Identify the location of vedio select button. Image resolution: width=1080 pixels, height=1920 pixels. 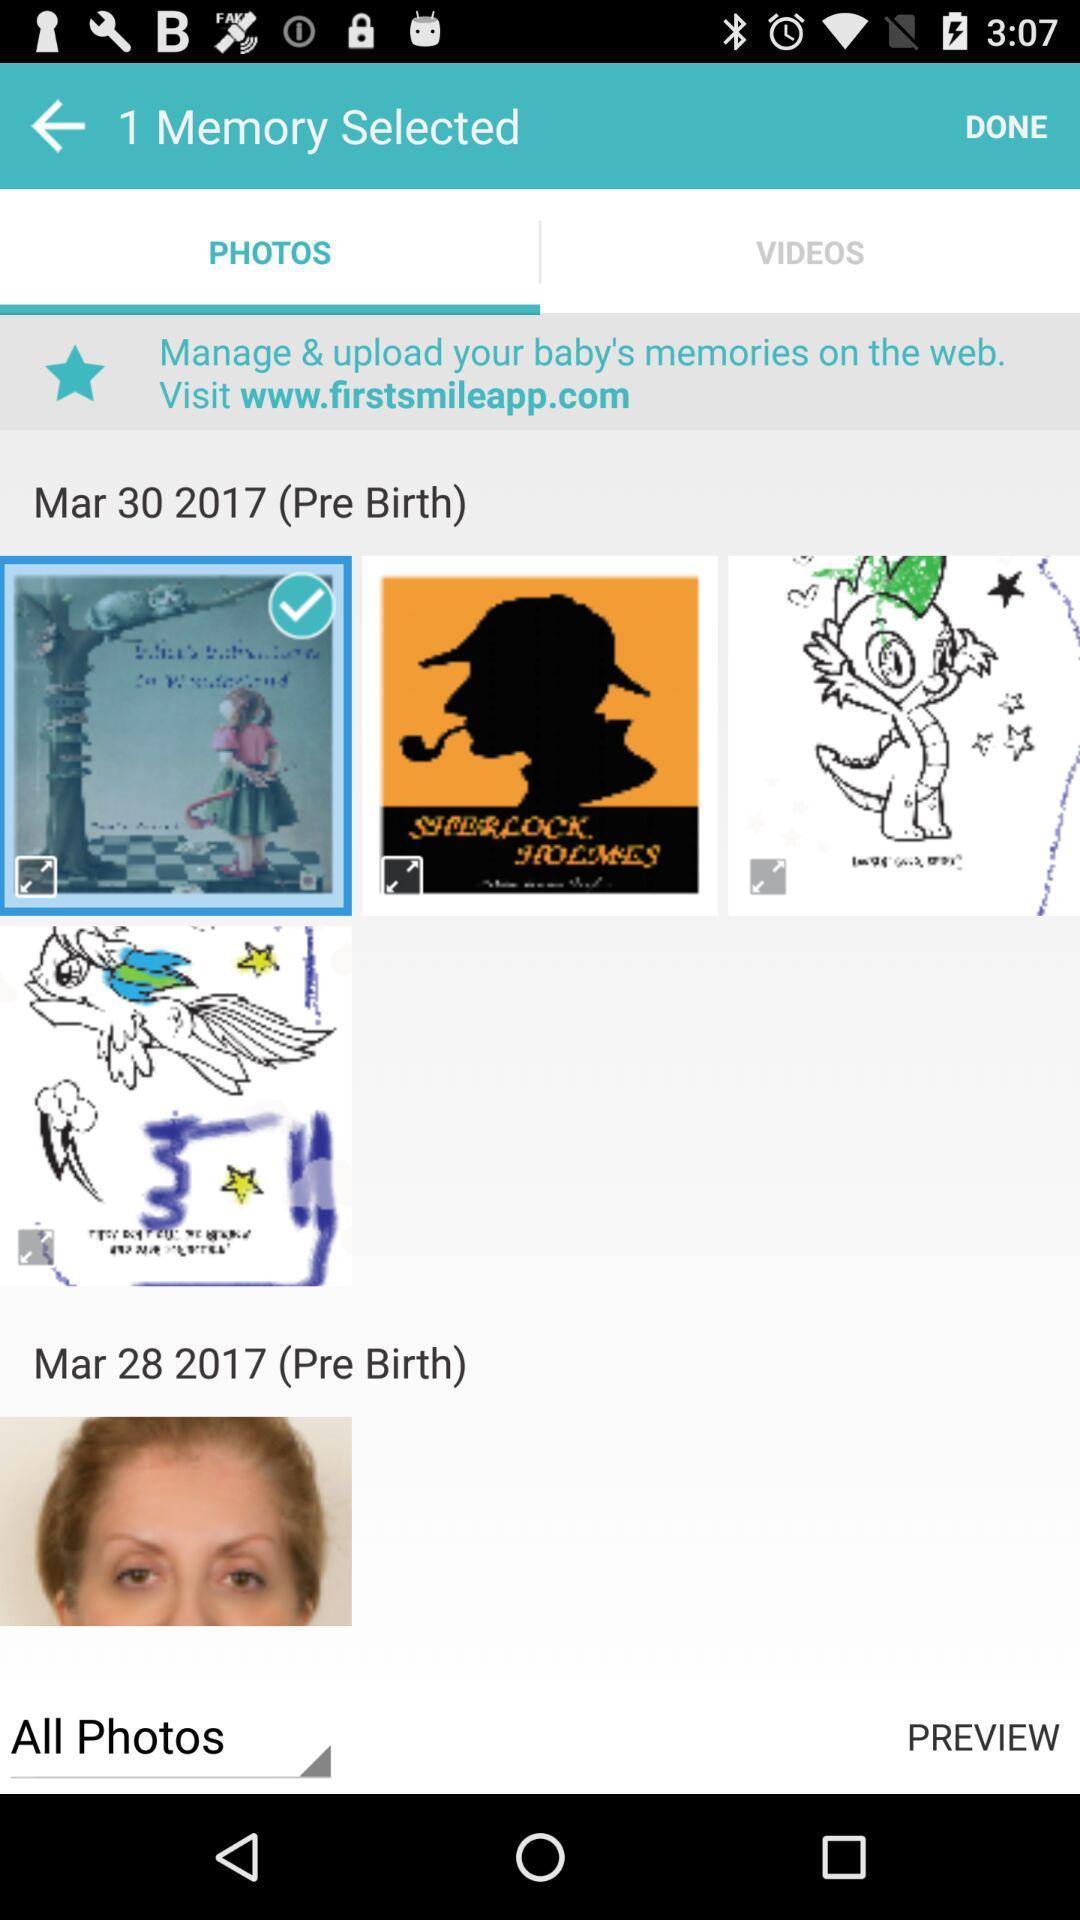
(37, 876).